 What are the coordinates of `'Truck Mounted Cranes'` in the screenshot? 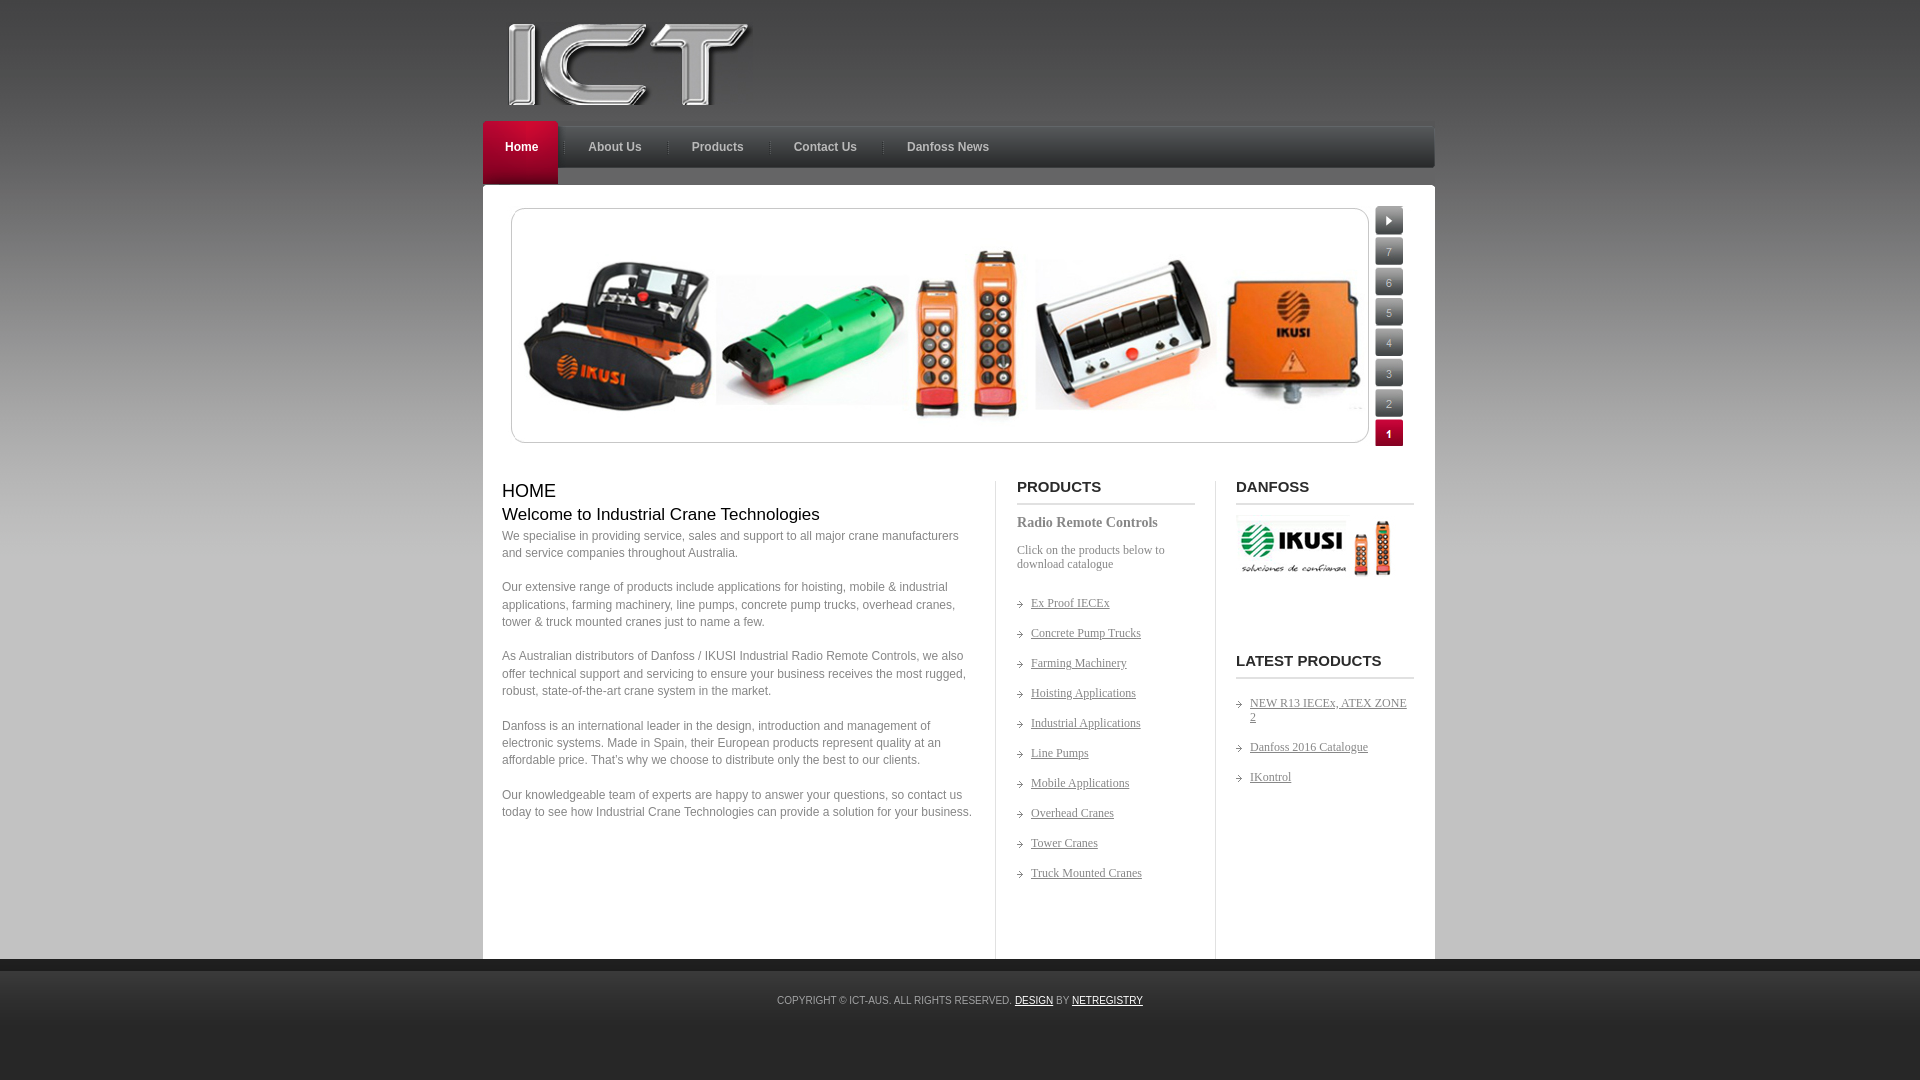 It's located at (1094, 871).